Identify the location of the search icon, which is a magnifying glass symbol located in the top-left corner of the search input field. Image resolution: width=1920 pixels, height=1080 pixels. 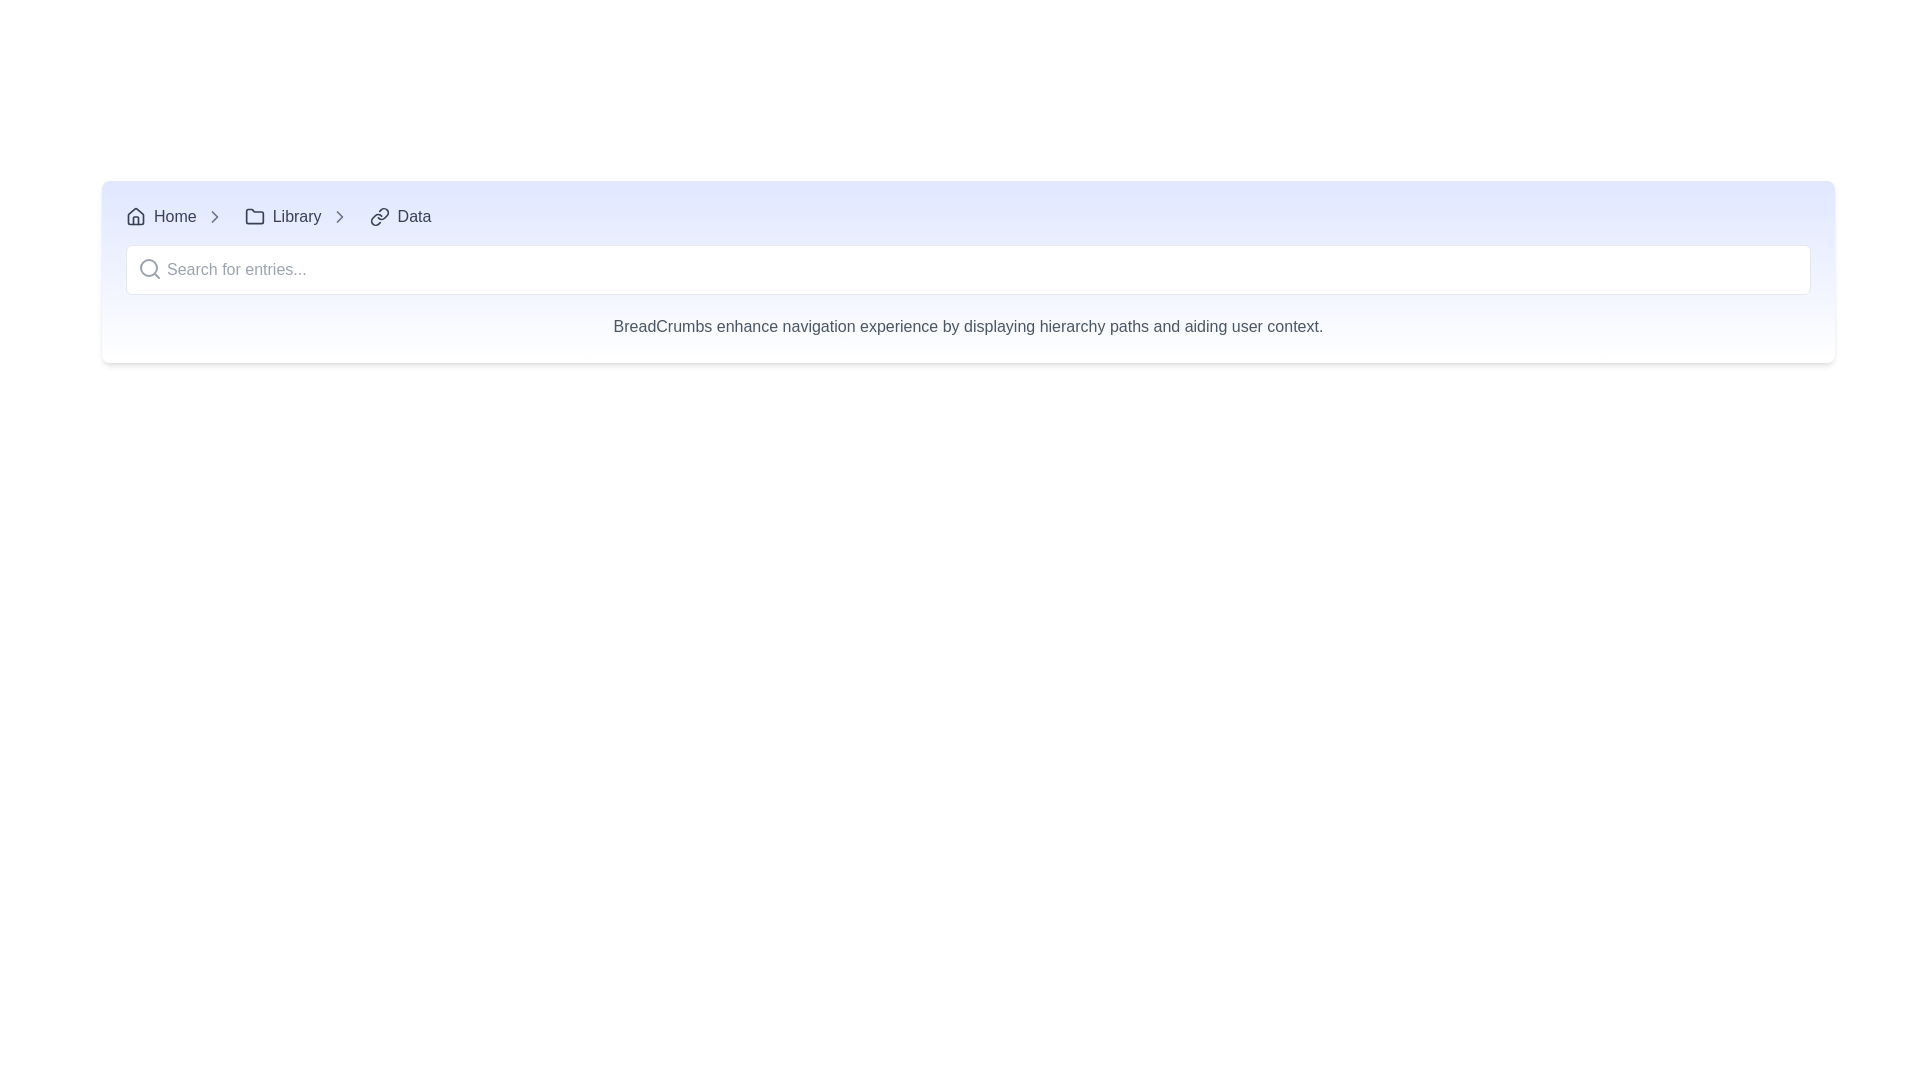
(148, 268).